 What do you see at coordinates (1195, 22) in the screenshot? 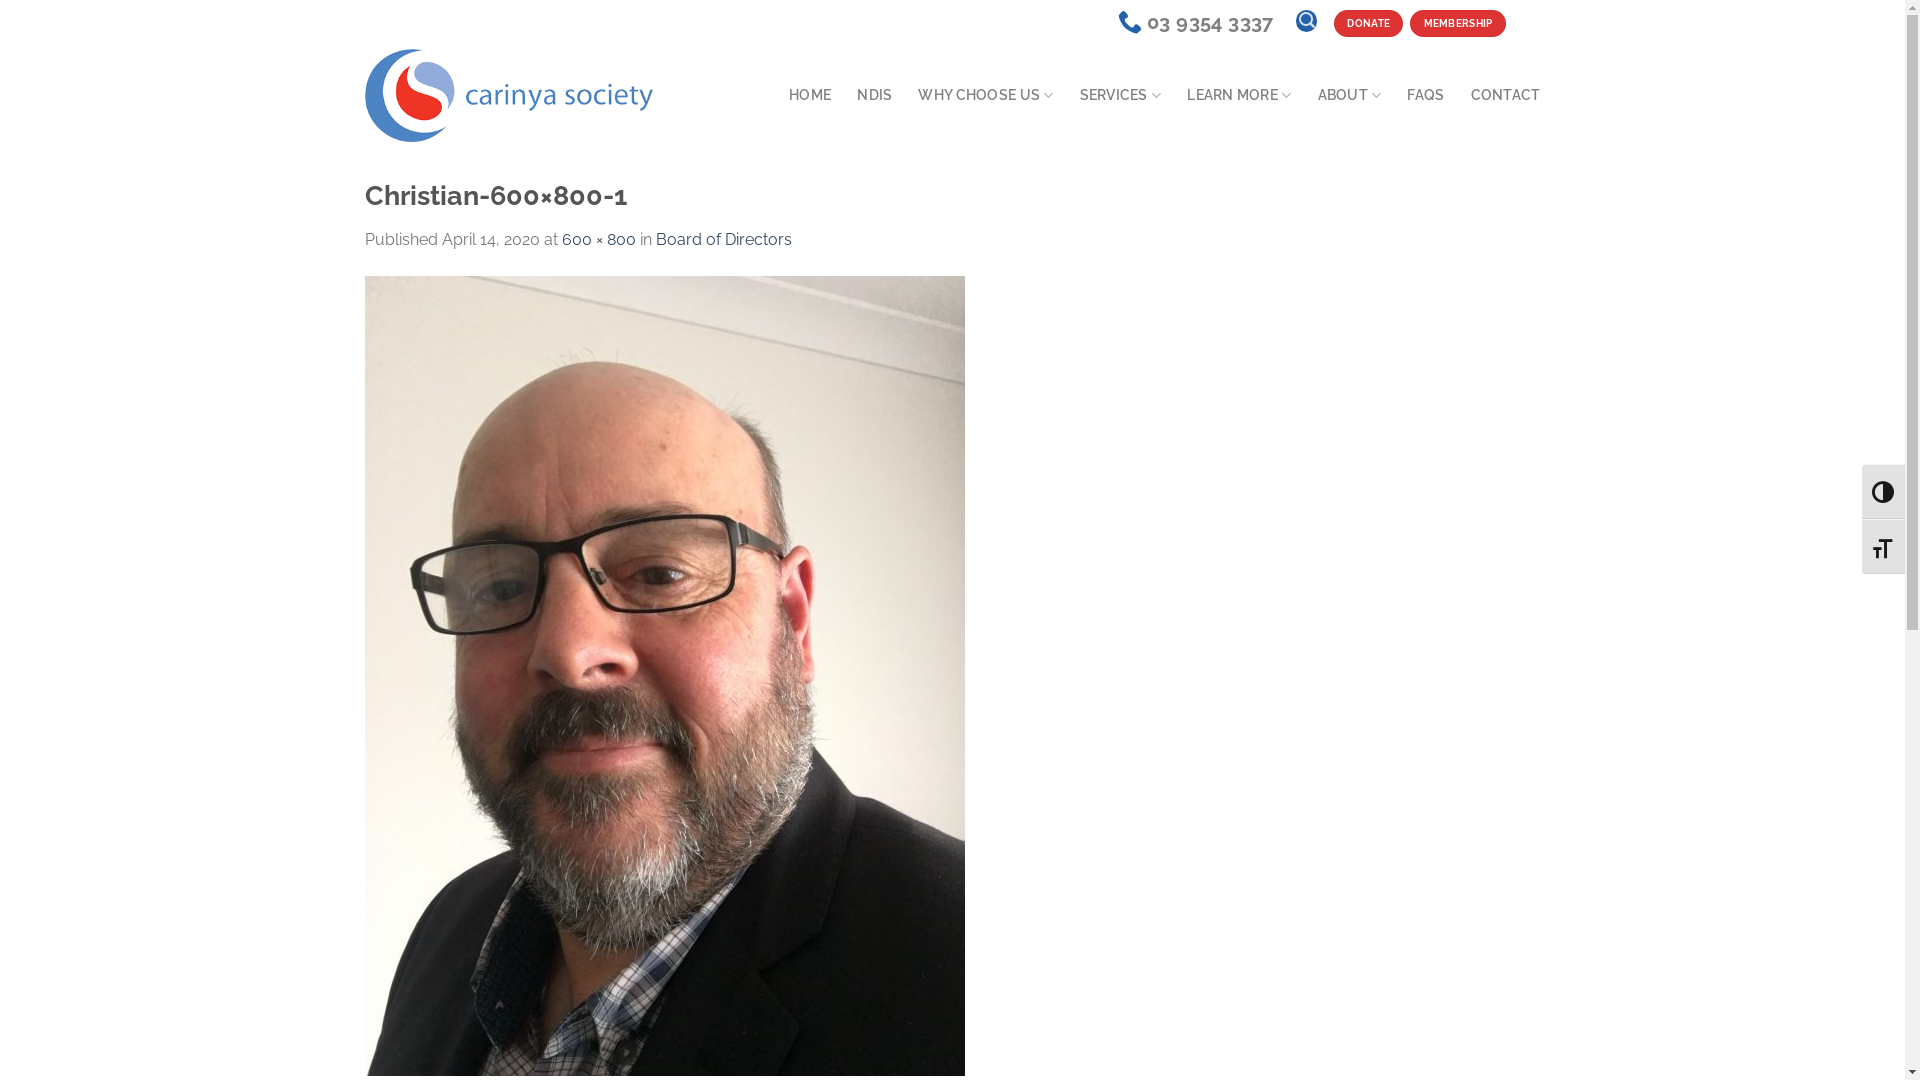
I see `'03 9354 3337'` at bounding box center [1195, 22].